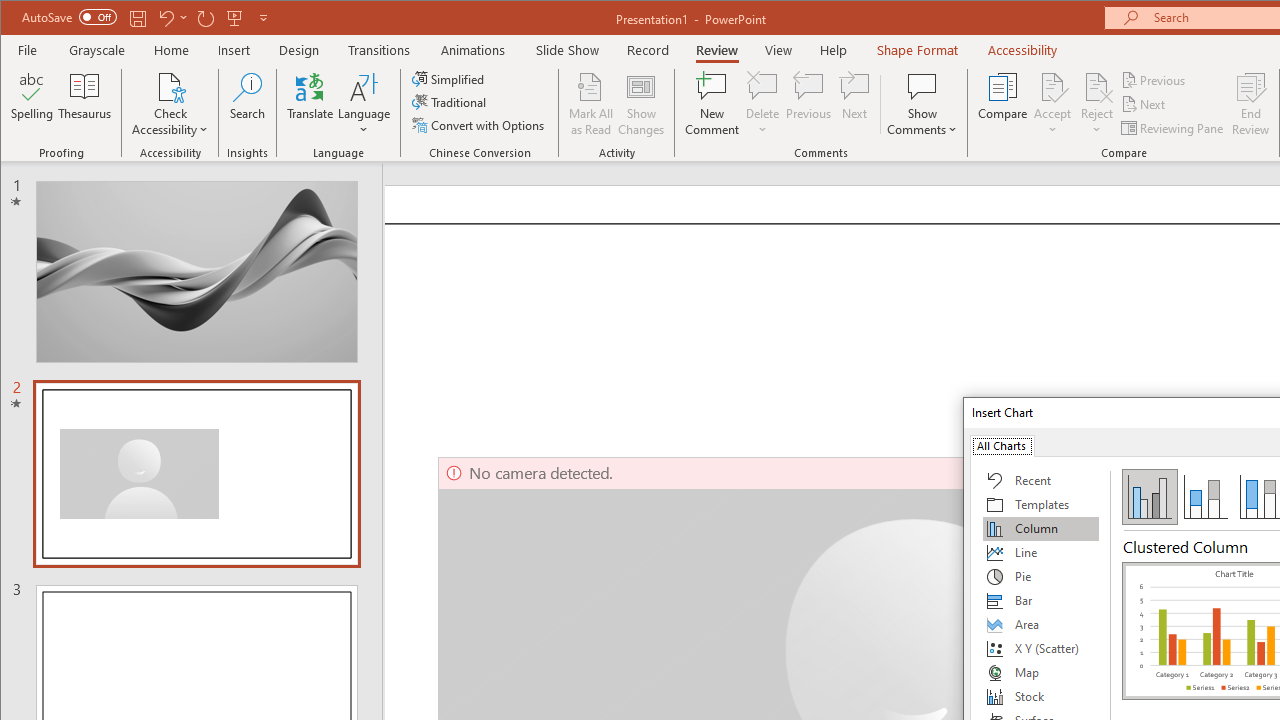 The width and height of the screenshot is (1280, 720). What do you see at coordinates (1040, 480) in the screenshot?
I see `'Recent'` at bounding box center [1040, 480].